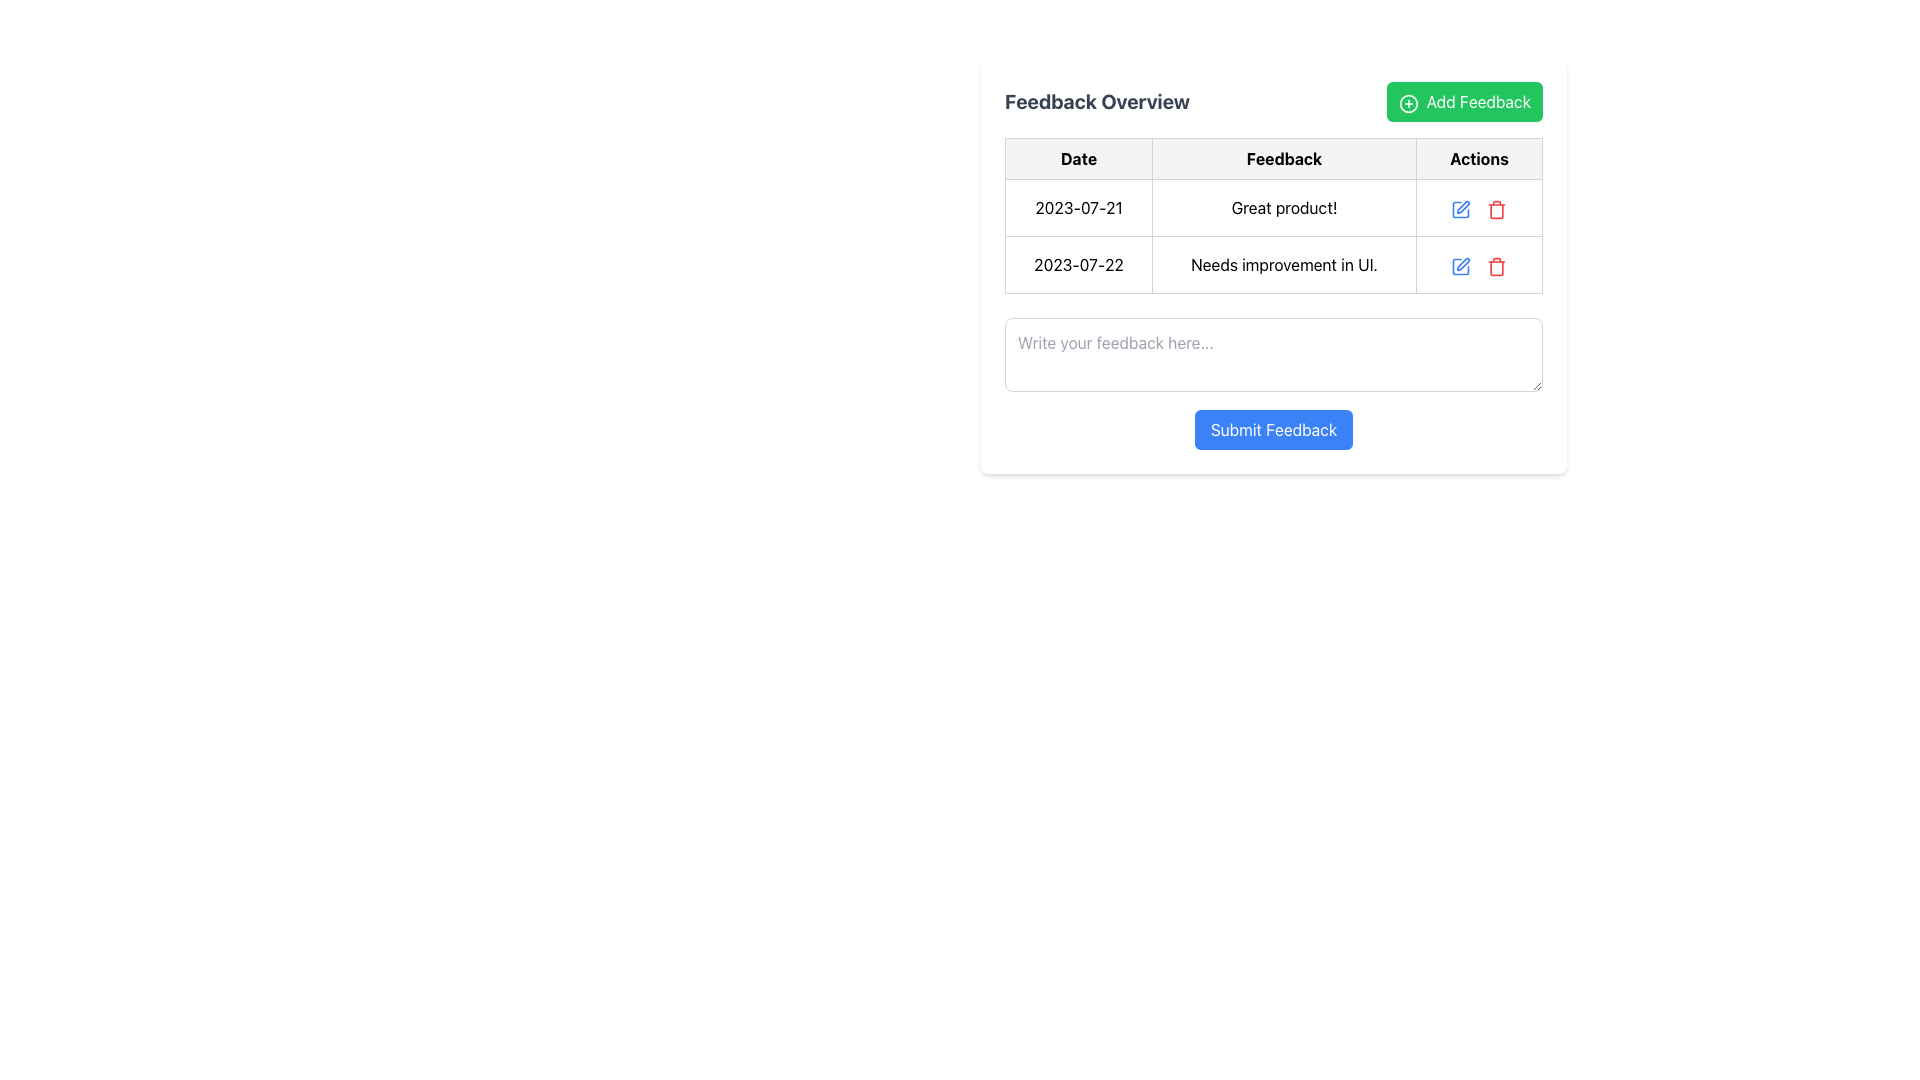  I want to click on the red trash can icon in the 'Actions' column of the second row in the feedback table, so click(1497, 264).